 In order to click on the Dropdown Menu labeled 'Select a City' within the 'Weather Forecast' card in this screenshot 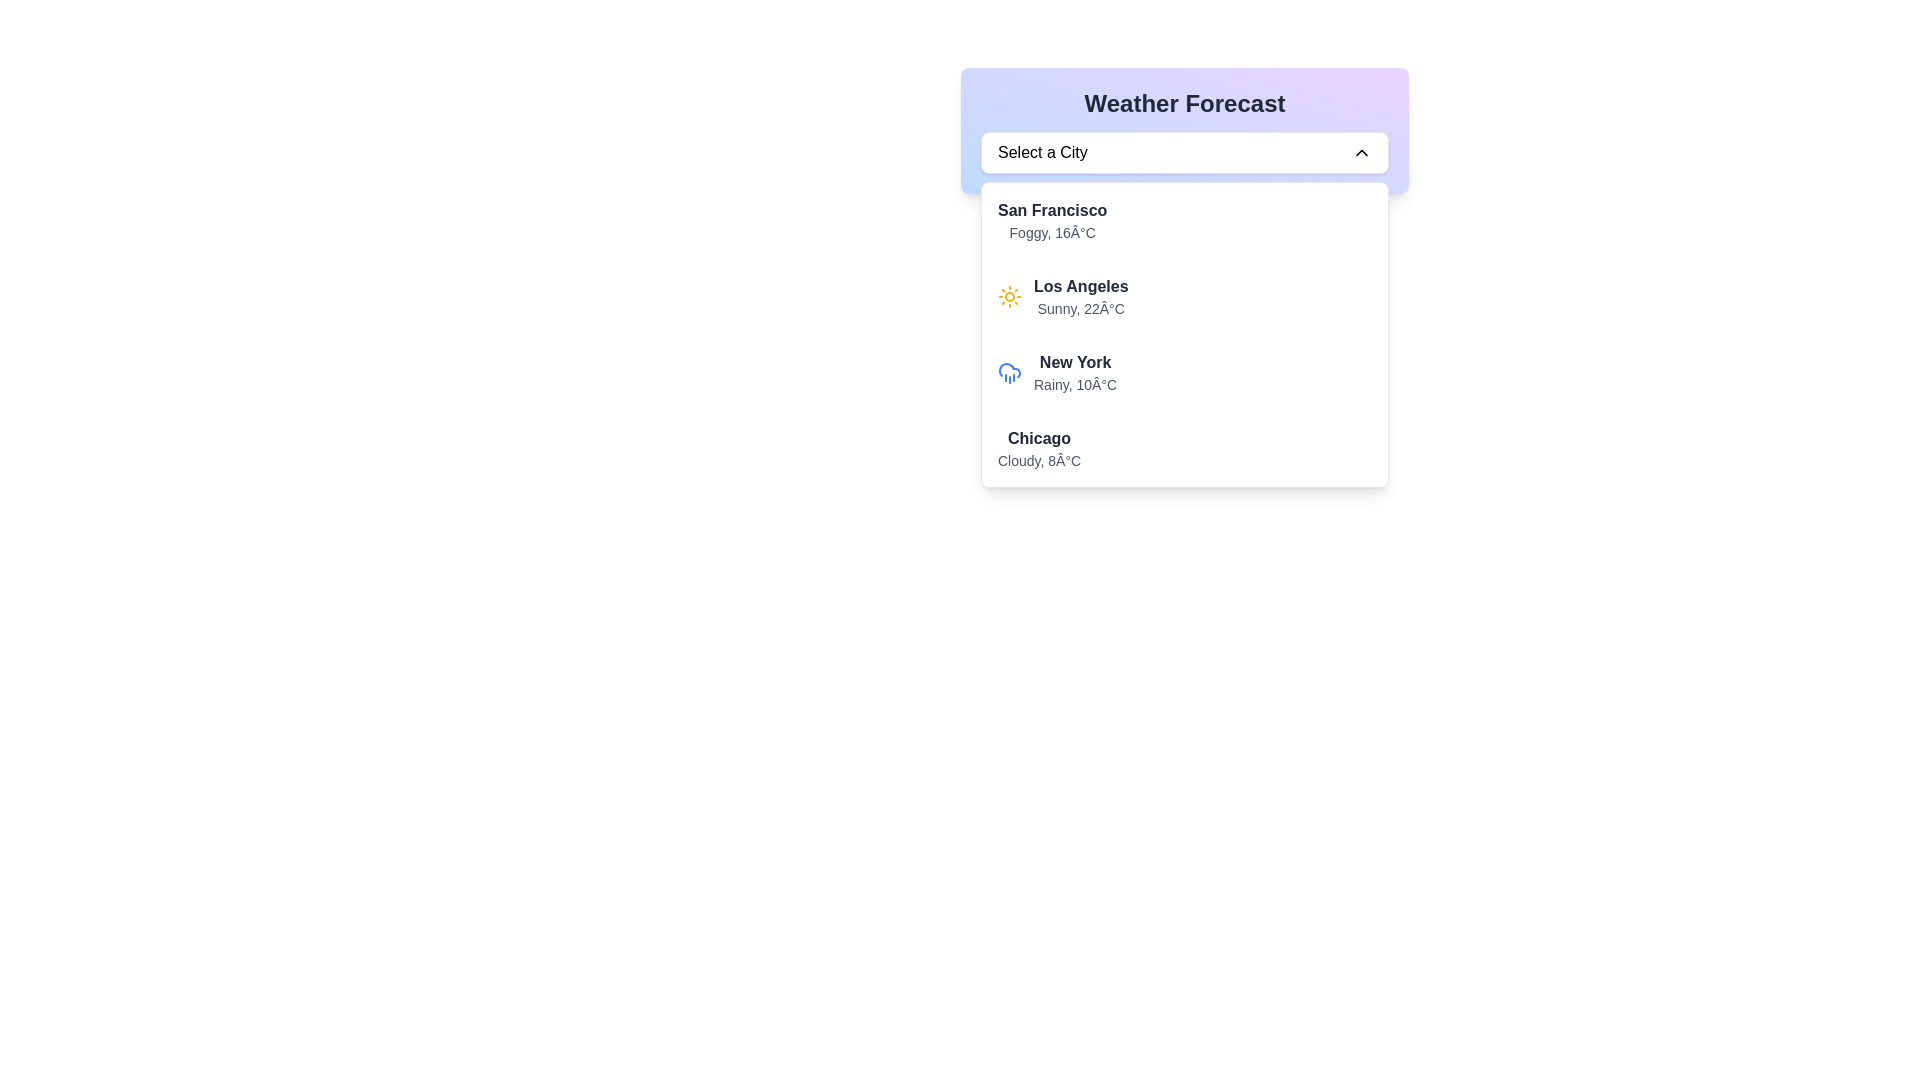, I will do `click(1185, 152)`.